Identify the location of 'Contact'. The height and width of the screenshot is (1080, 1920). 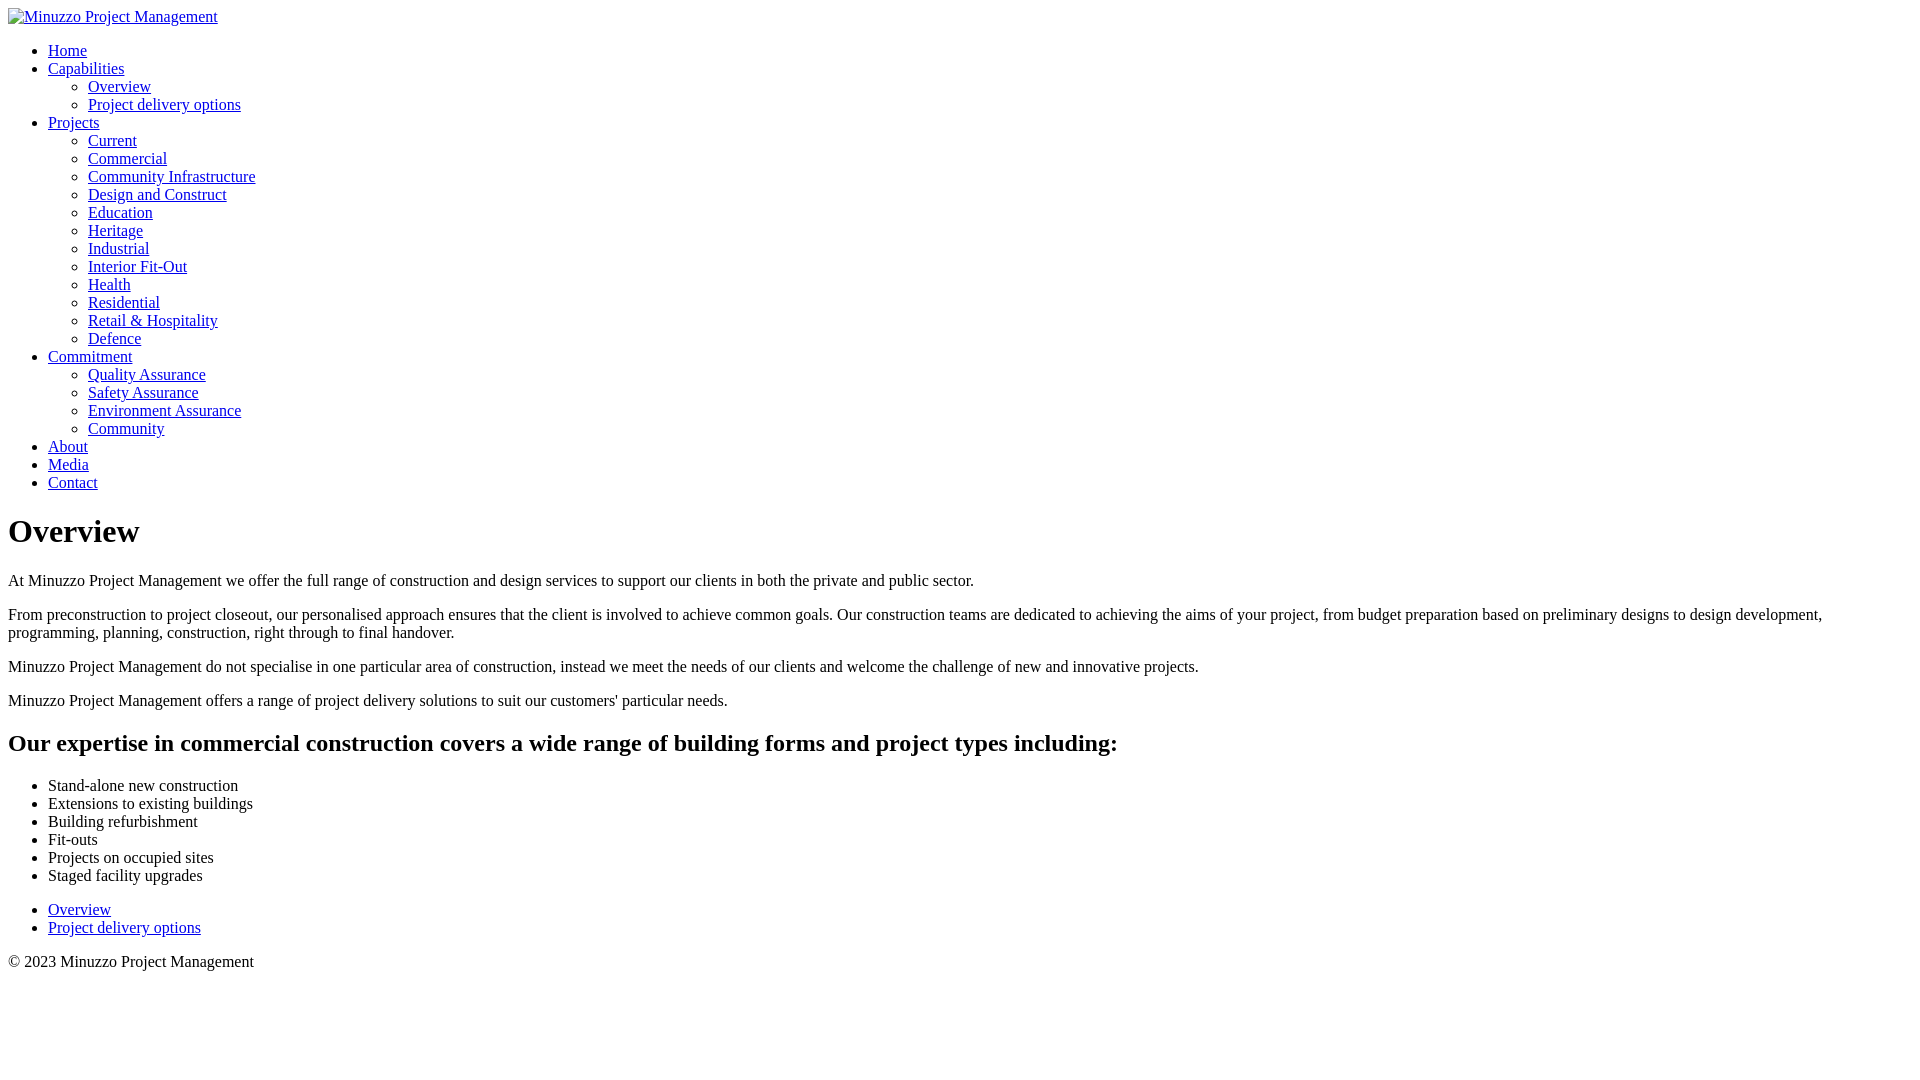
(72, 482).